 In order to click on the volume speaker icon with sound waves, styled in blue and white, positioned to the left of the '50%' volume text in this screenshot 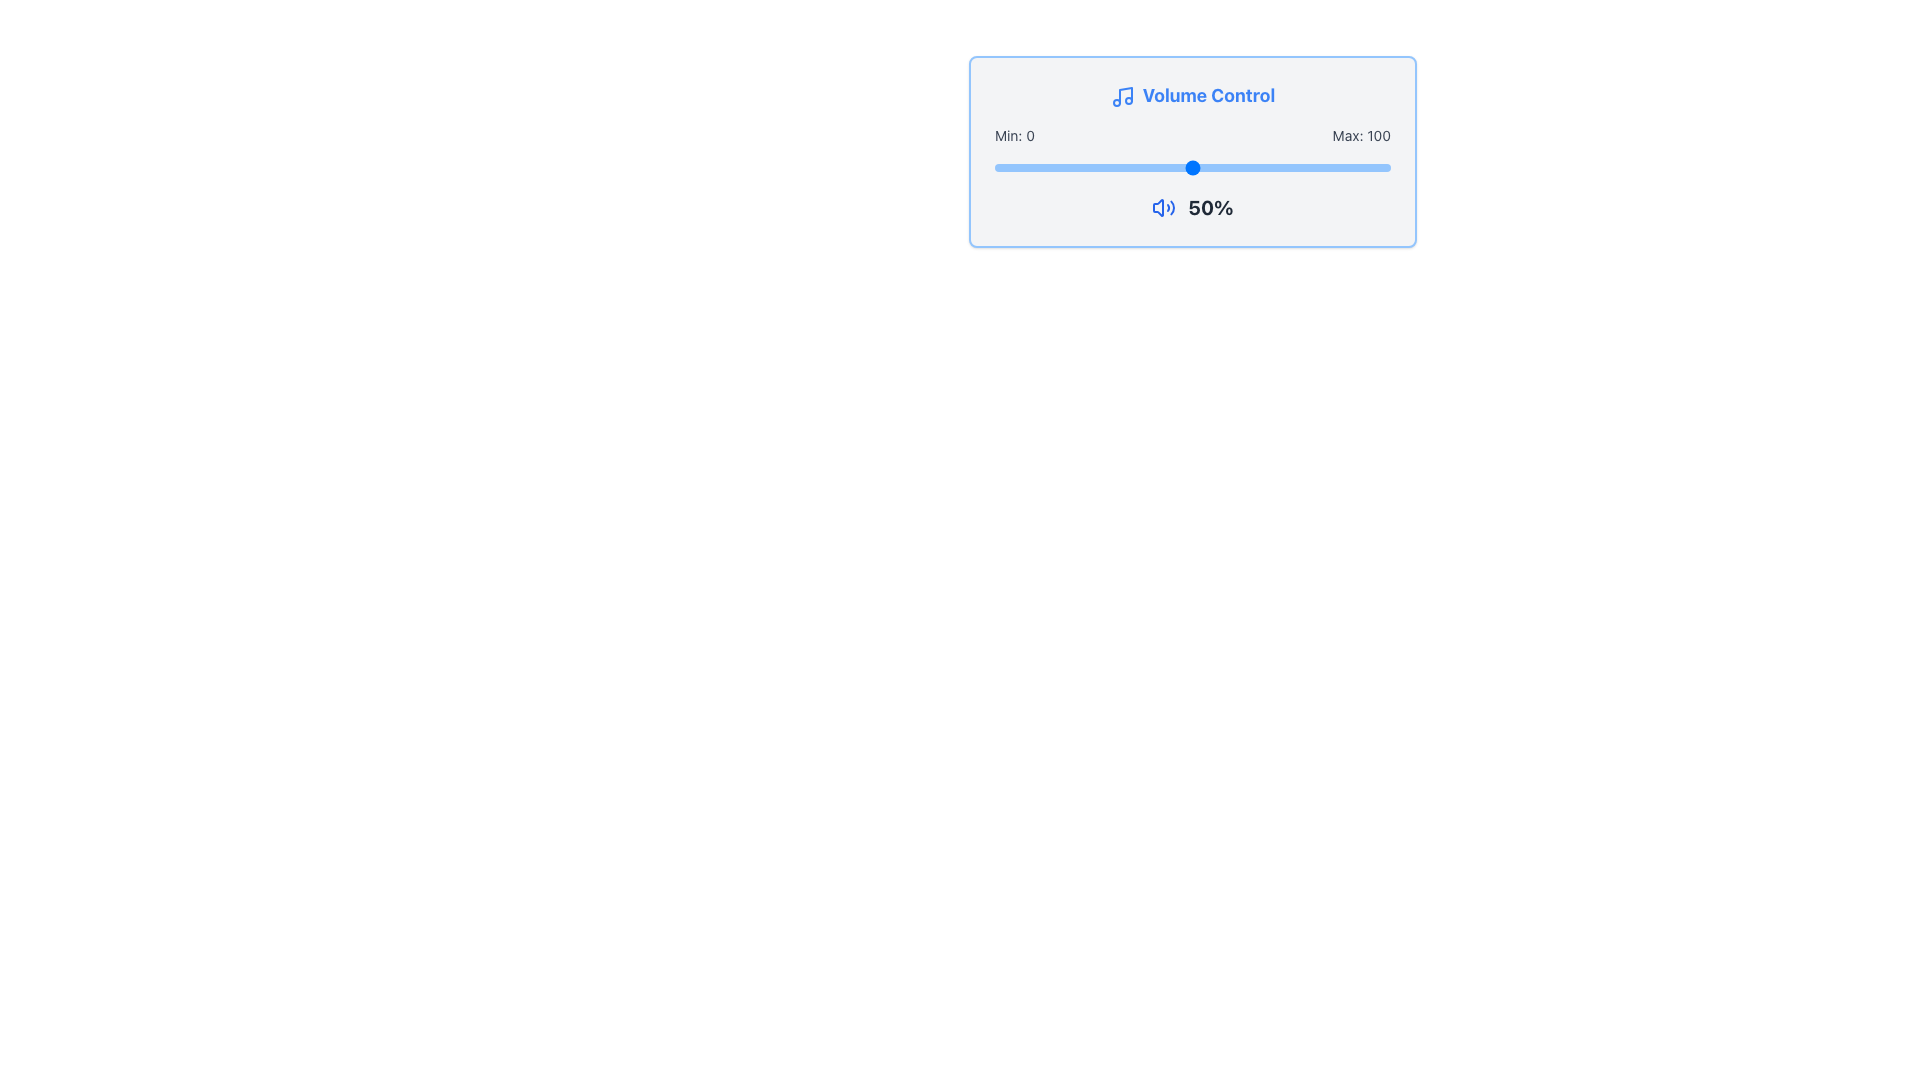, I will do `click(1164, 208)`.